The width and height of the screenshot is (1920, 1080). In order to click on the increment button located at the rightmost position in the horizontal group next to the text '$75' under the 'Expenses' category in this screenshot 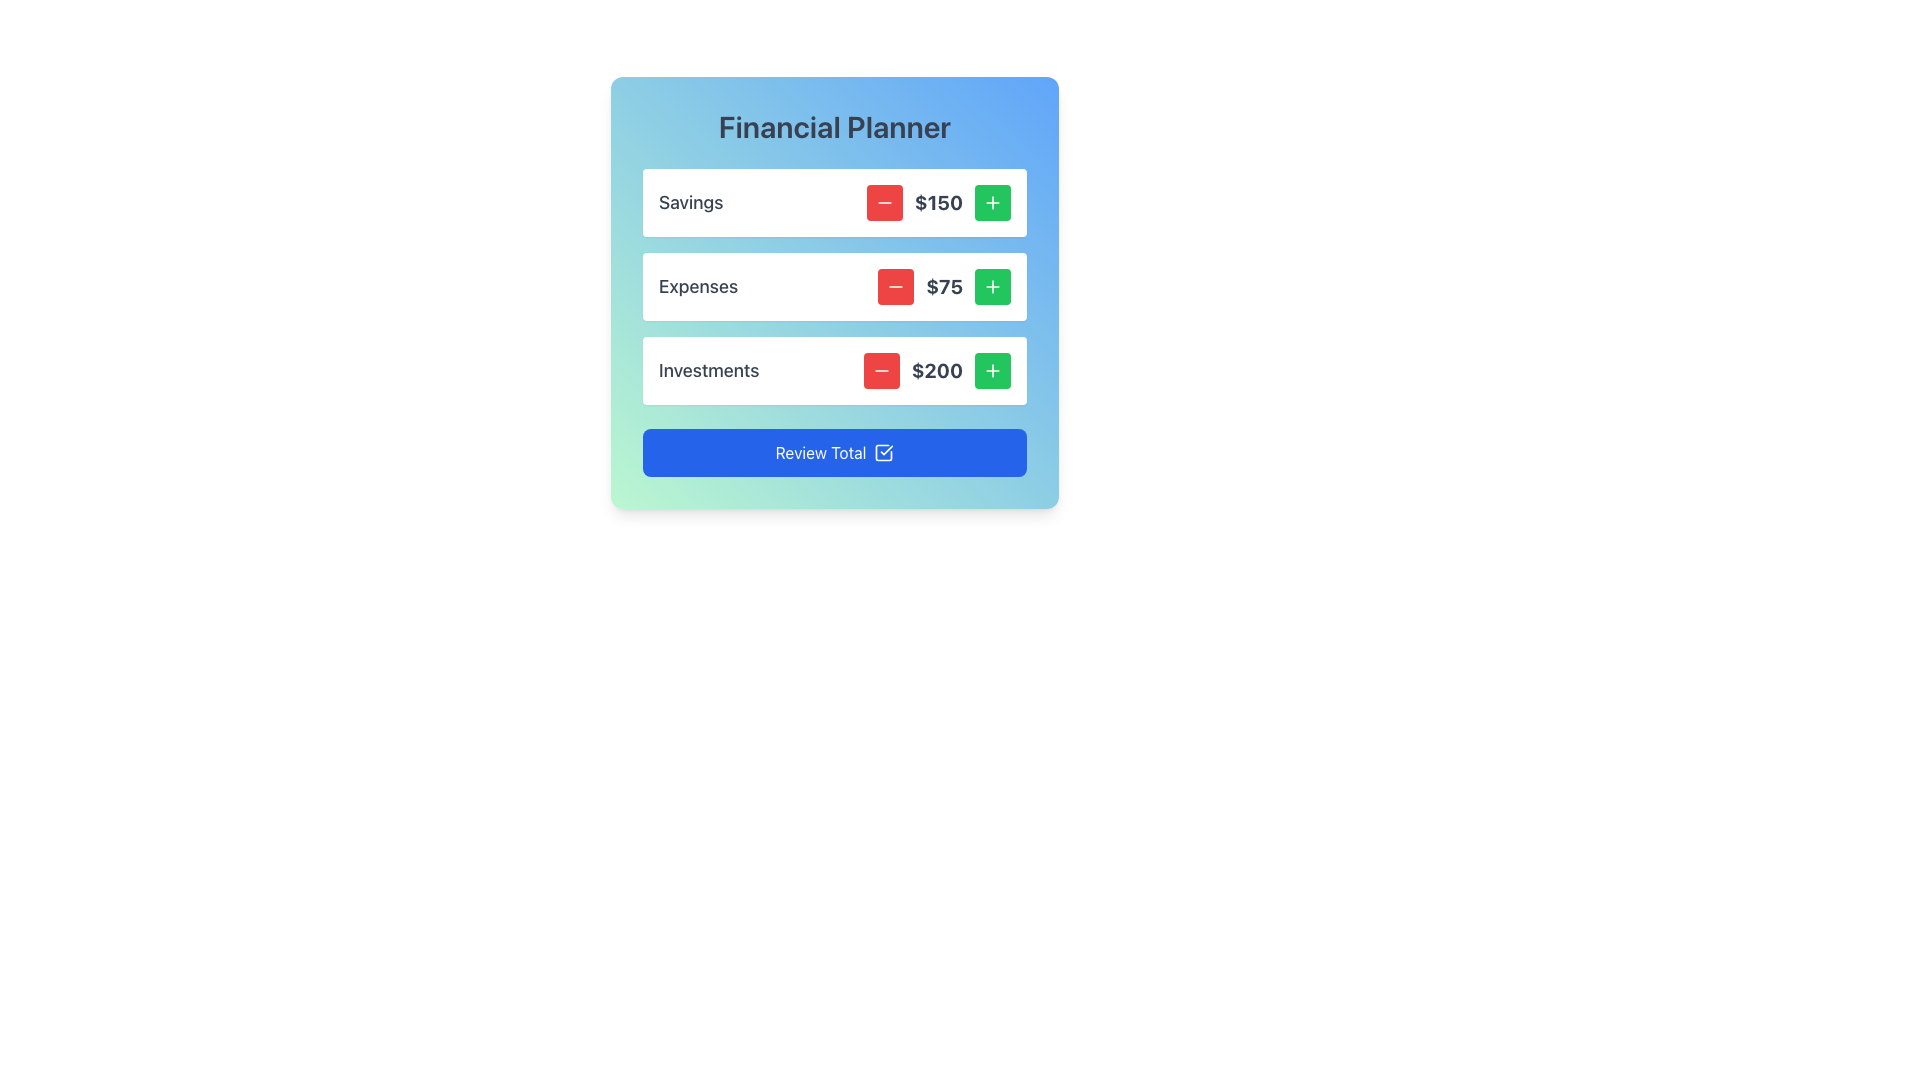, I will do `click(993, 286)`.